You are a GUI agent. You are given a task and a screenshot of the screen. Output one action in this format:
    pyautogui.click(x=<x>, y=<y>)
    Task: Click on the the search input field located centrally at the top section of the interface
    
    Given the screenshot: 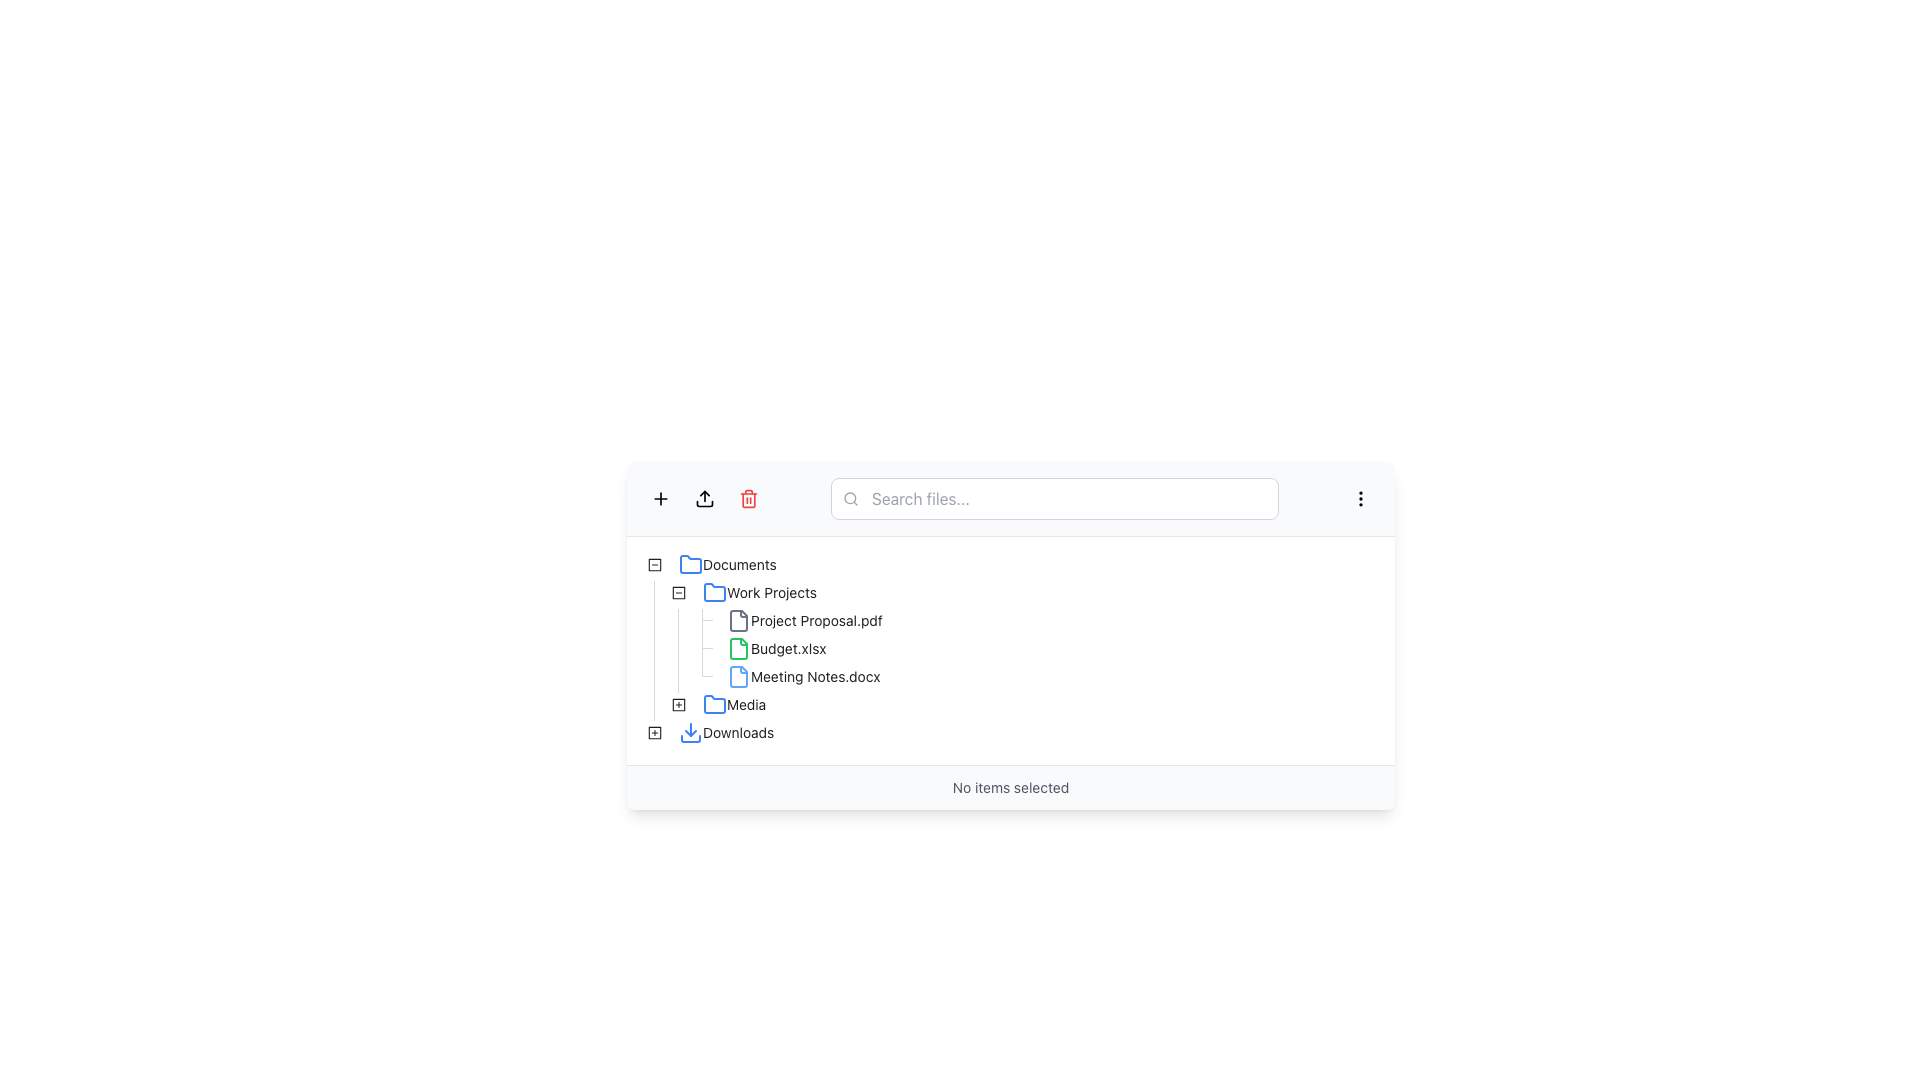 What is the action you would take?
    pyautogui.click(x=1054, y=497)
    